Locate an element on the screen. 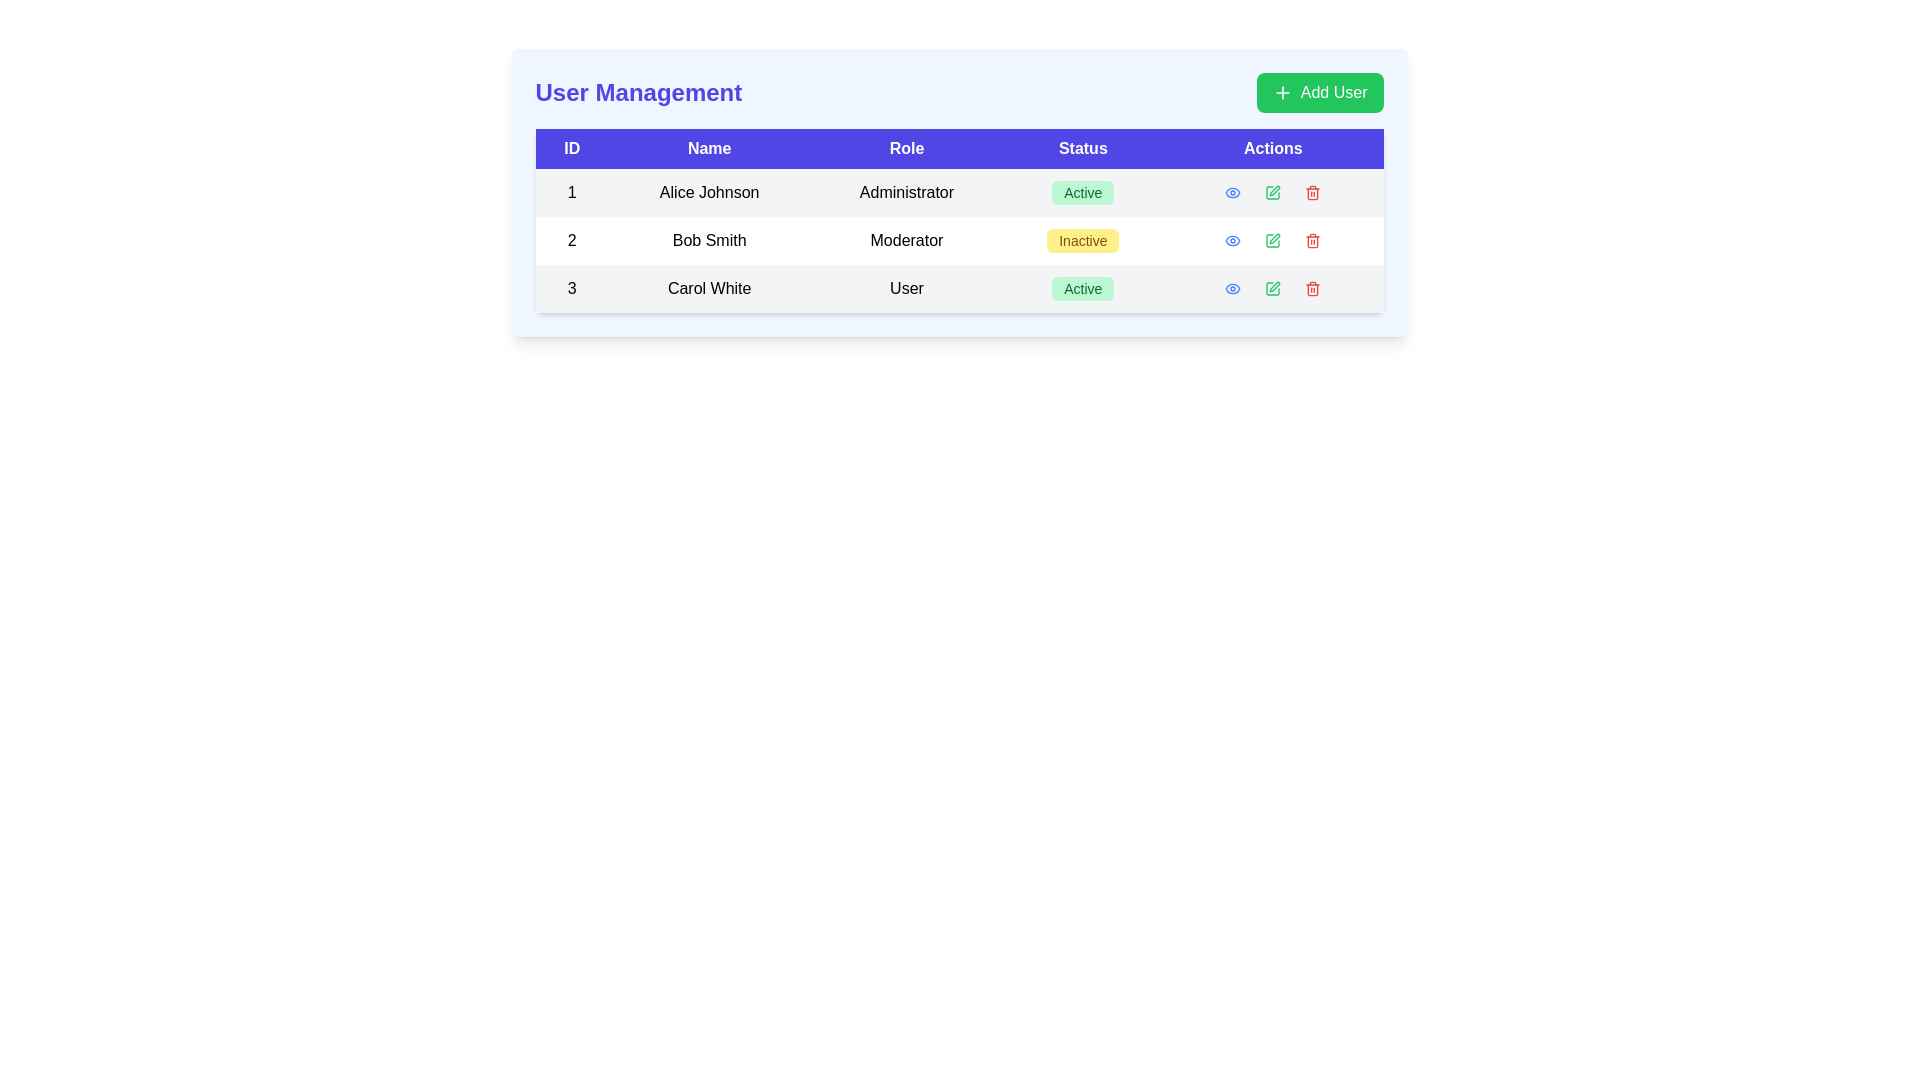 Image resolution: width=1920 pixels, height=1080 pixels. the delete button in the Actions column of the user management table is located at coordinates (1313, 192).